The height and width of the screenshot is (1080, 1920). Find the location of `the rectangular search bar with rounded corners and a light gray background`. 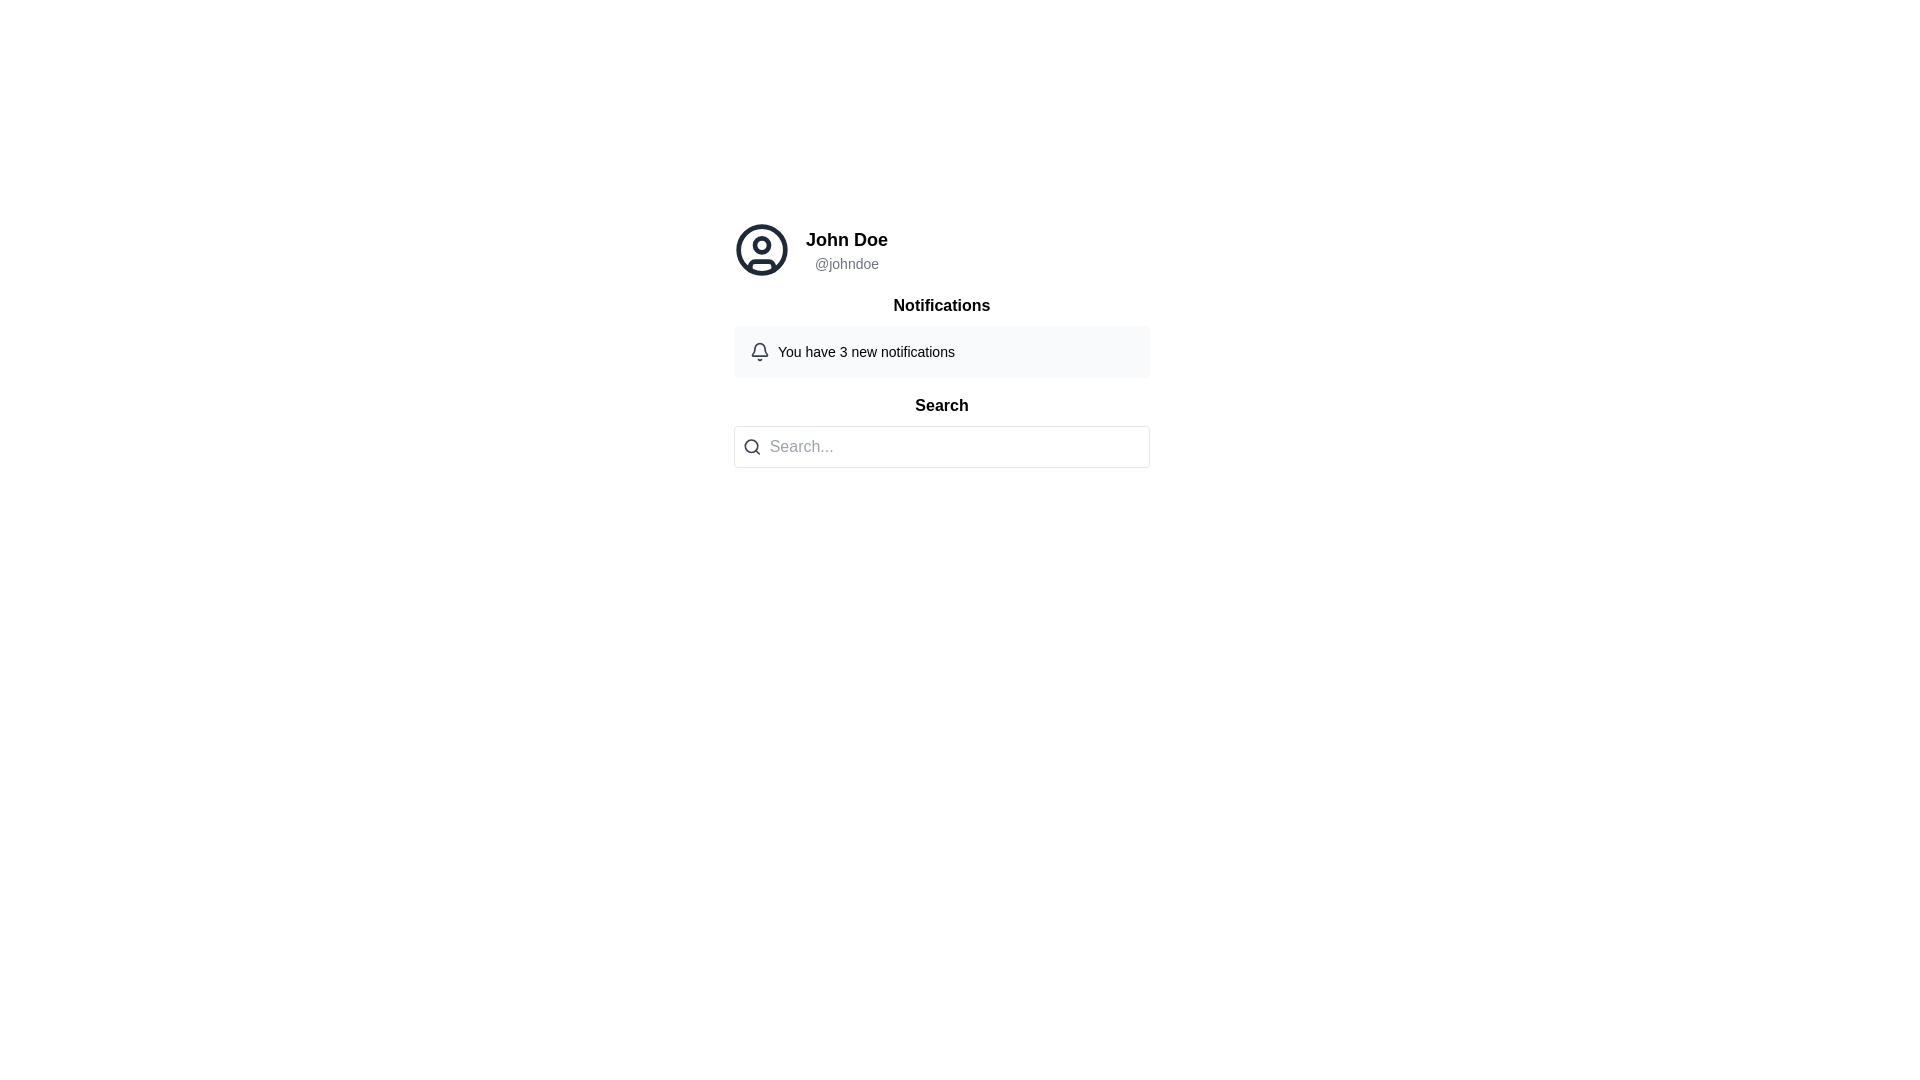

the rectangular search bar with rounded corners and a light gray background is located at coordinates (940, 446).